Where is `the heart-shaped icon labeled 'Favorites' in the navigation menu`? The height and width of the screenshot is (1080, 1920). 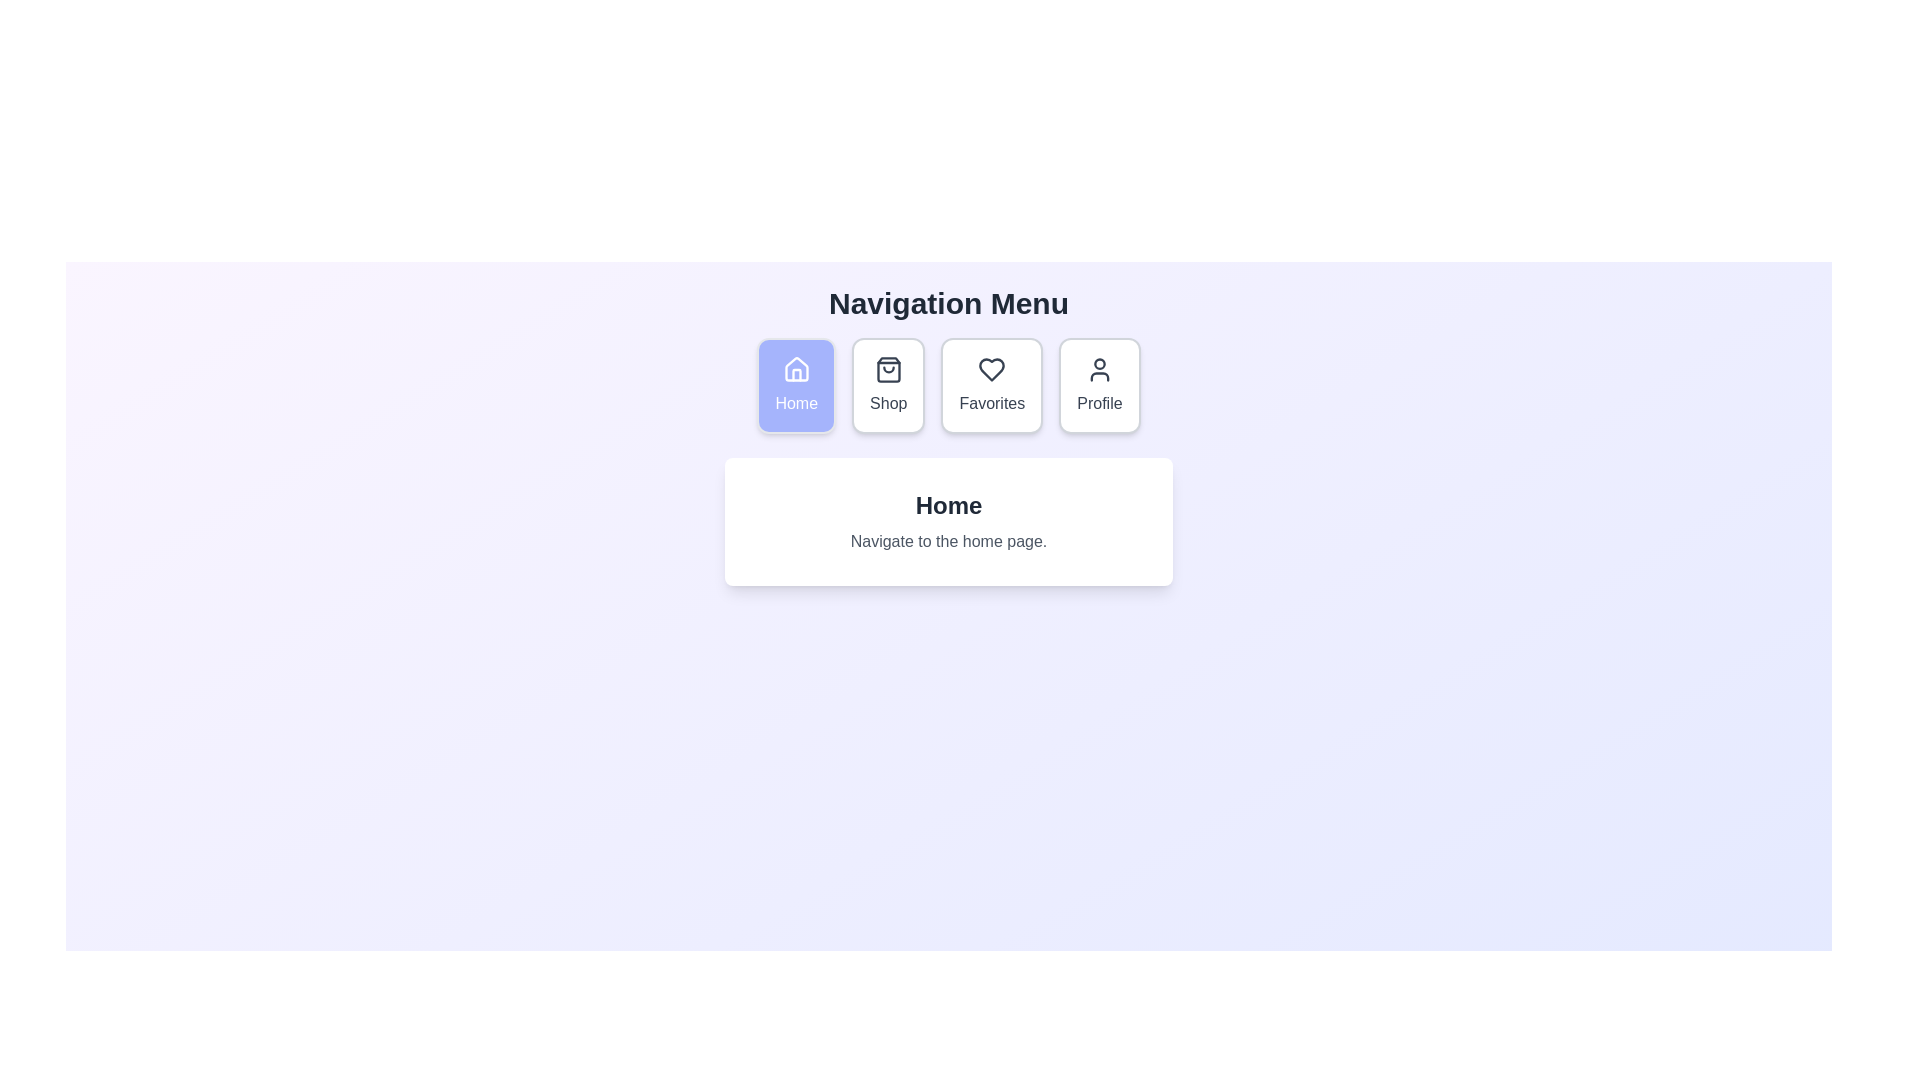 the heart-shaped icon labeled 'Favorites' in the navigation menu is located at coordinates (992, 370).